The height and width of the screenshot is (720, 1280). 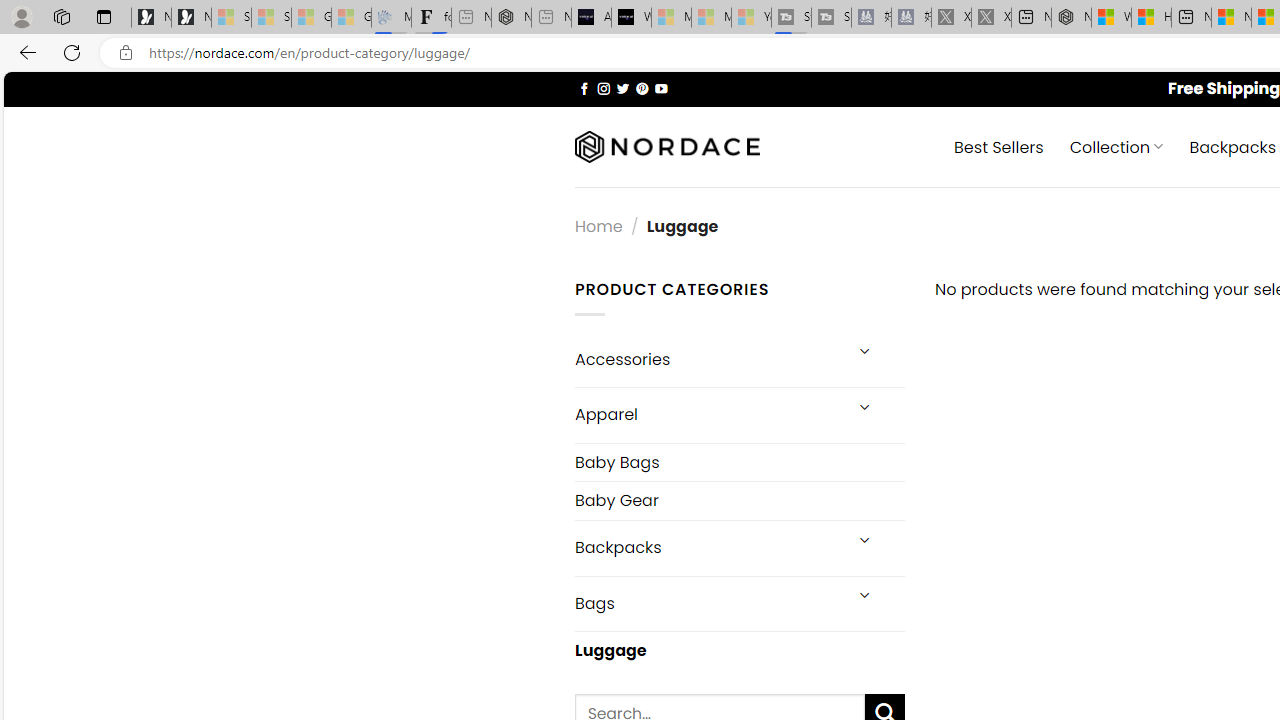 What do you see at coordinates (191, 17) in the screenshot?
I see `'Newsletter Sign Up'` at bounding box center [191, 17].